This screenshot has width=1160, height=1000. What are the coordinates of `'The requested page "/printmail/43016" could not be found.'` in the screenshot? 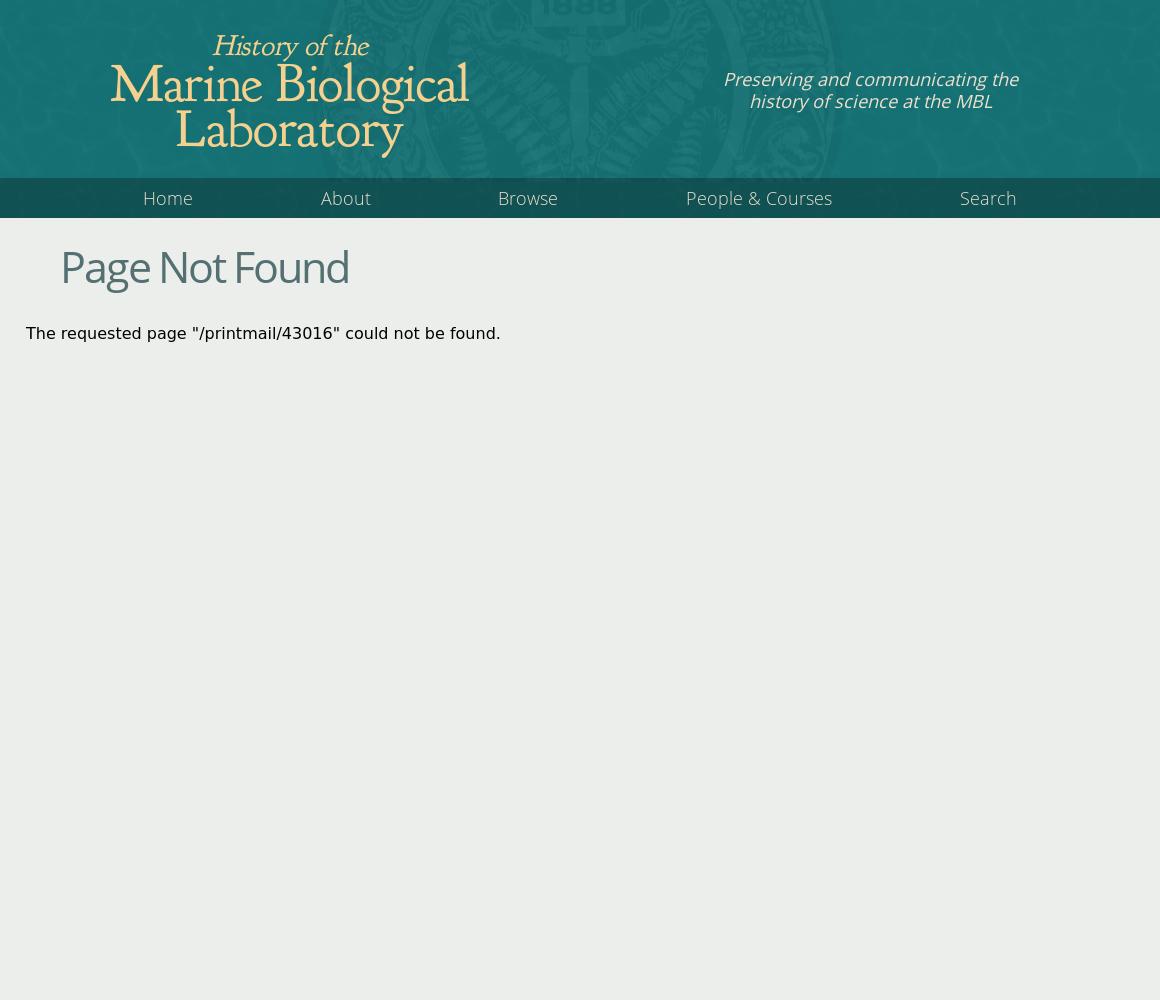 It's located at (262, 331).